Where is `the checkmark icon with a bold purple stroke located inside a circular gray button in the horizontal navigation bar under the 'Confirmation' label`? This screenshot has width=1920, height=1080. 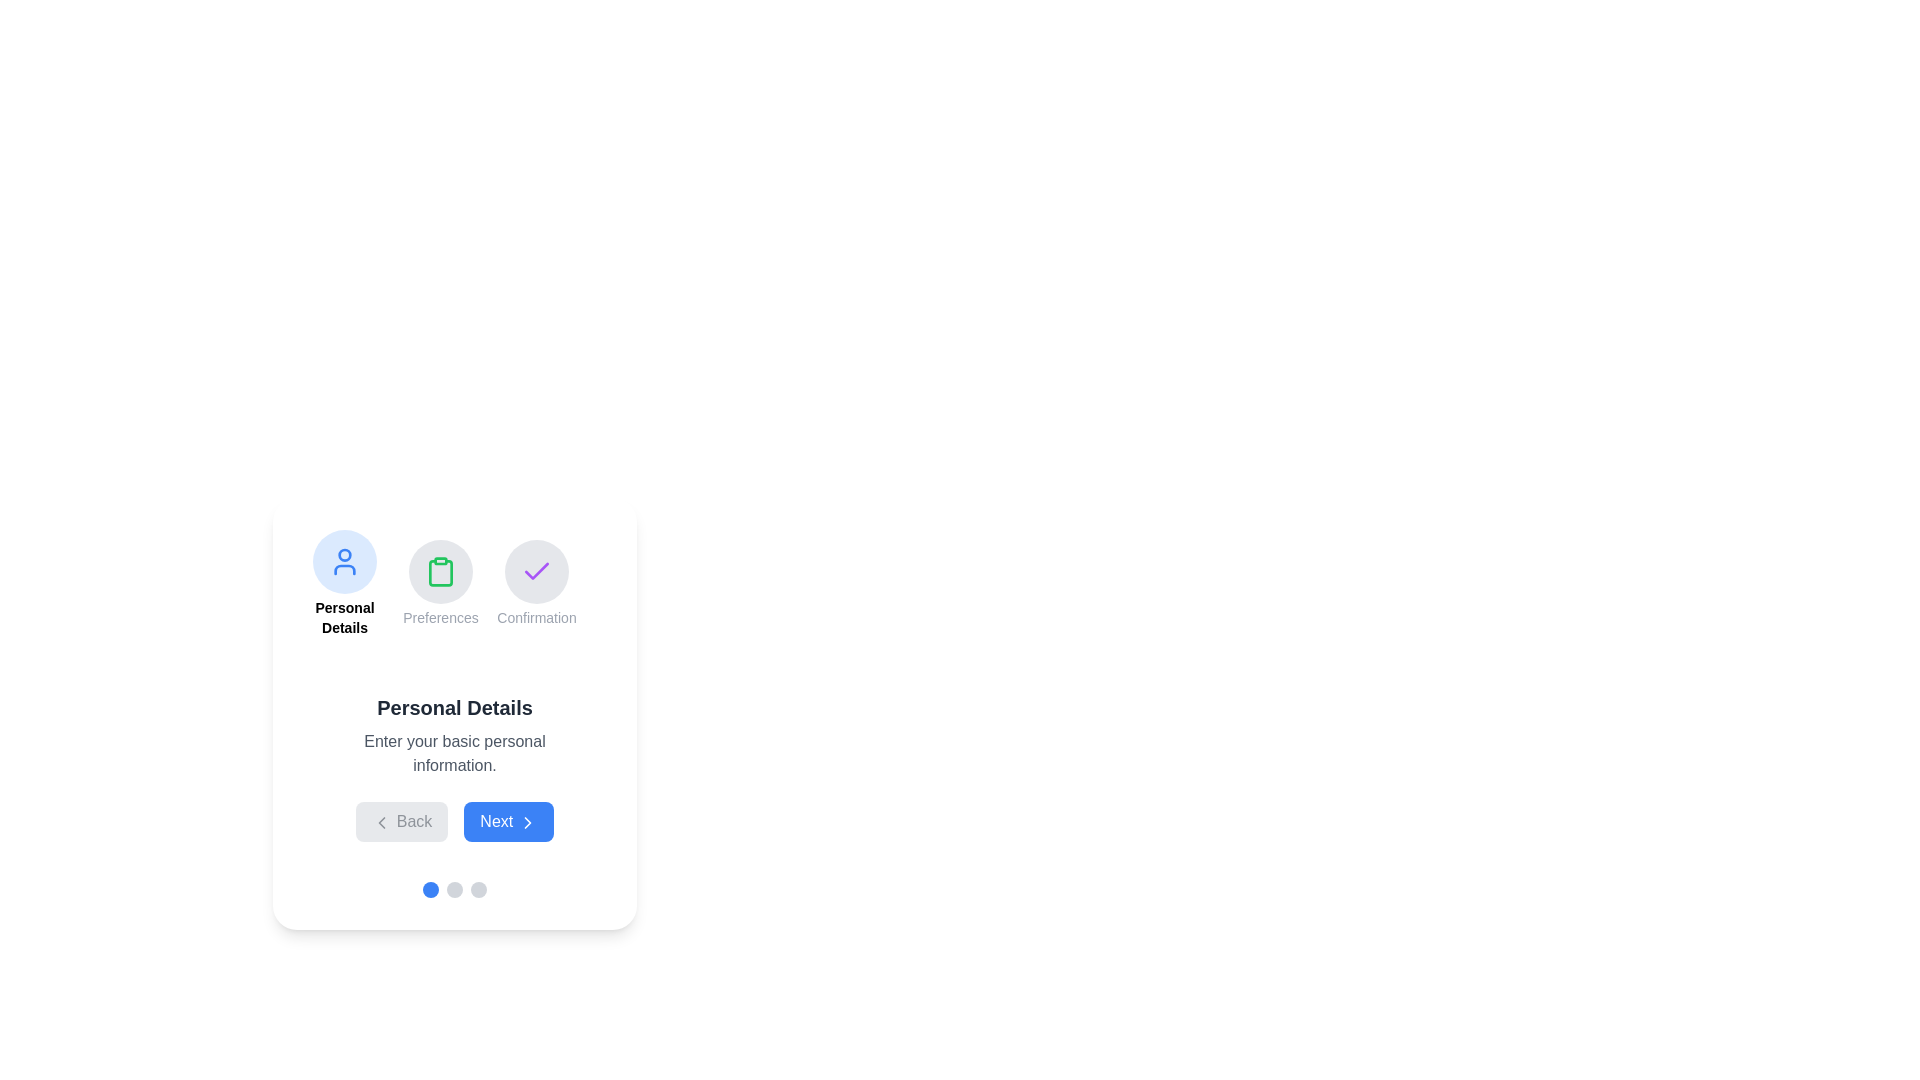
the checkmark icon with a bold purple stroke located inside a circular gray button in the horizontal navigation bar under the 'Confirmation' label is located at coordinates (537, 571).